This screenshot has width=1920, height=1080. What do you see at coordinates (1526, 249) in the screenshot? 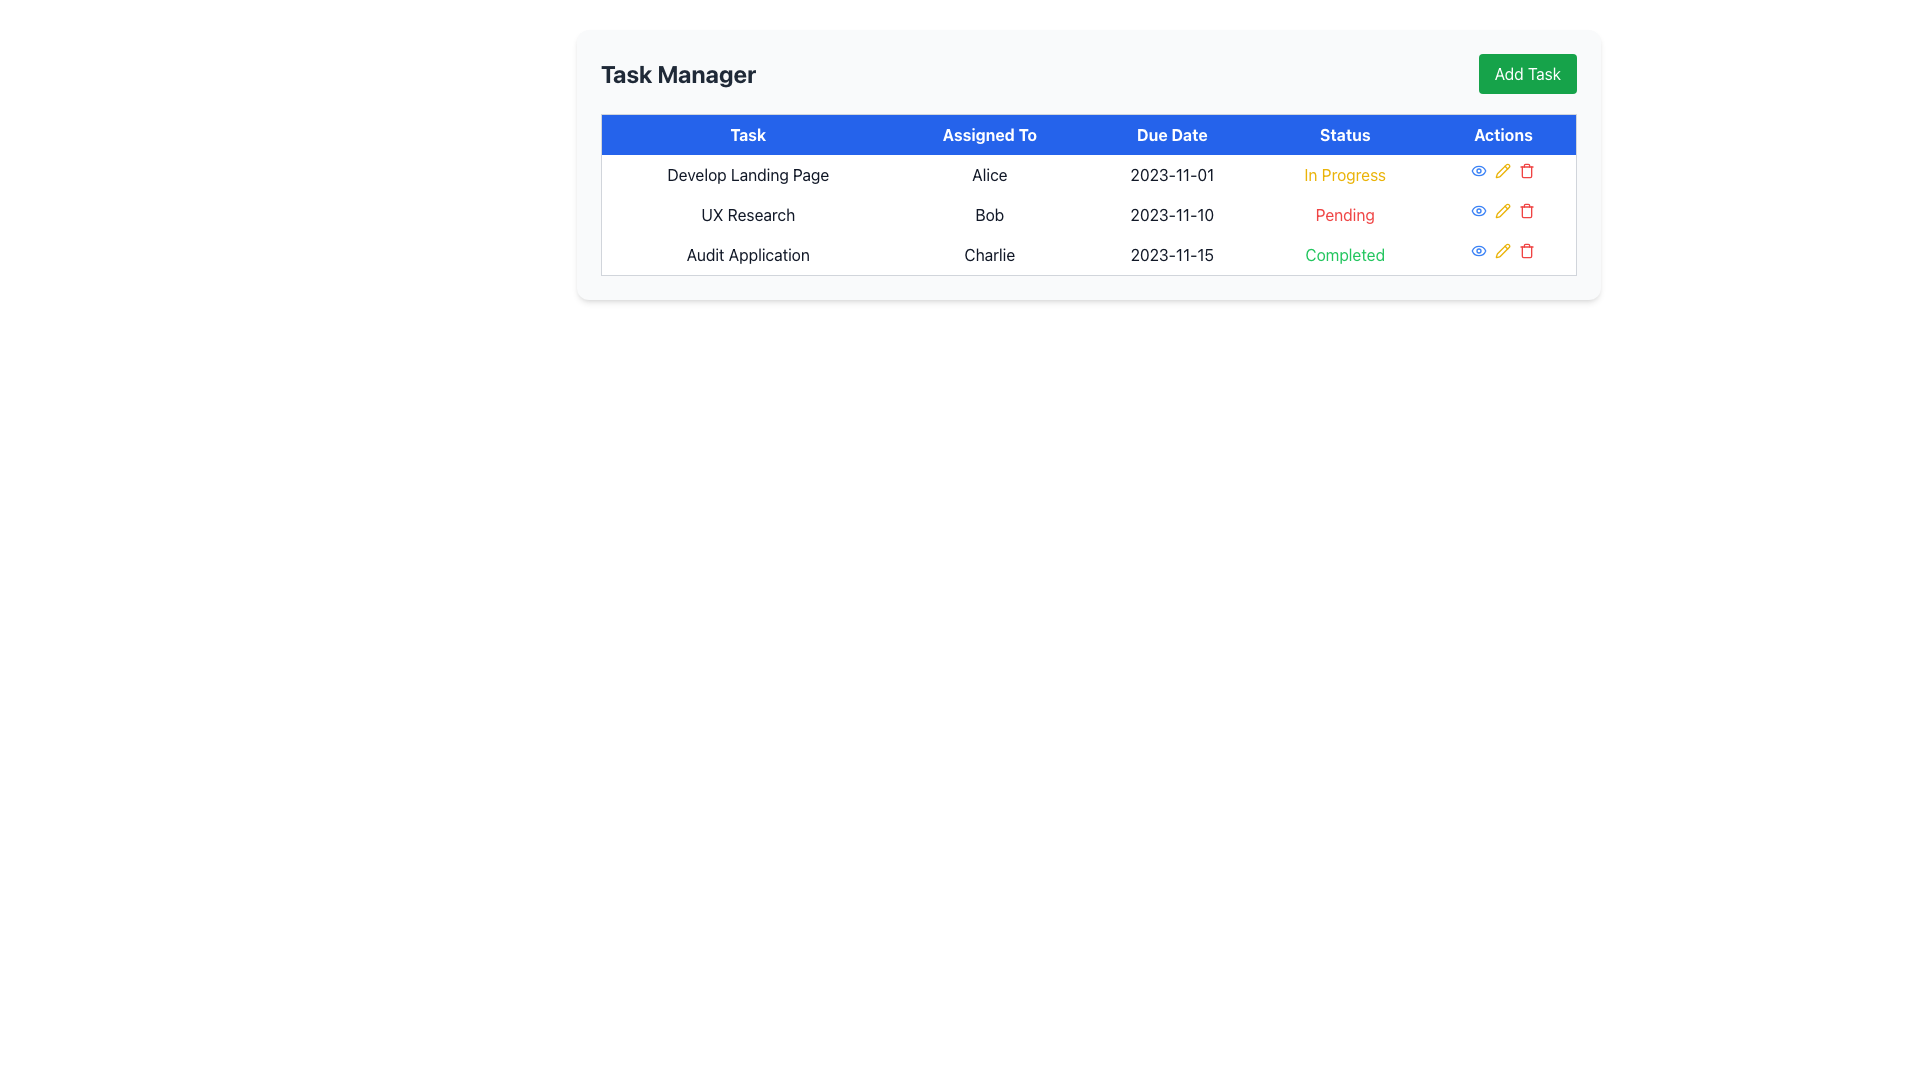
I see `the 'delete' icon, which is the third icon in the 'Actions' column of the third row in the table` at bounding box center [1526, 249].